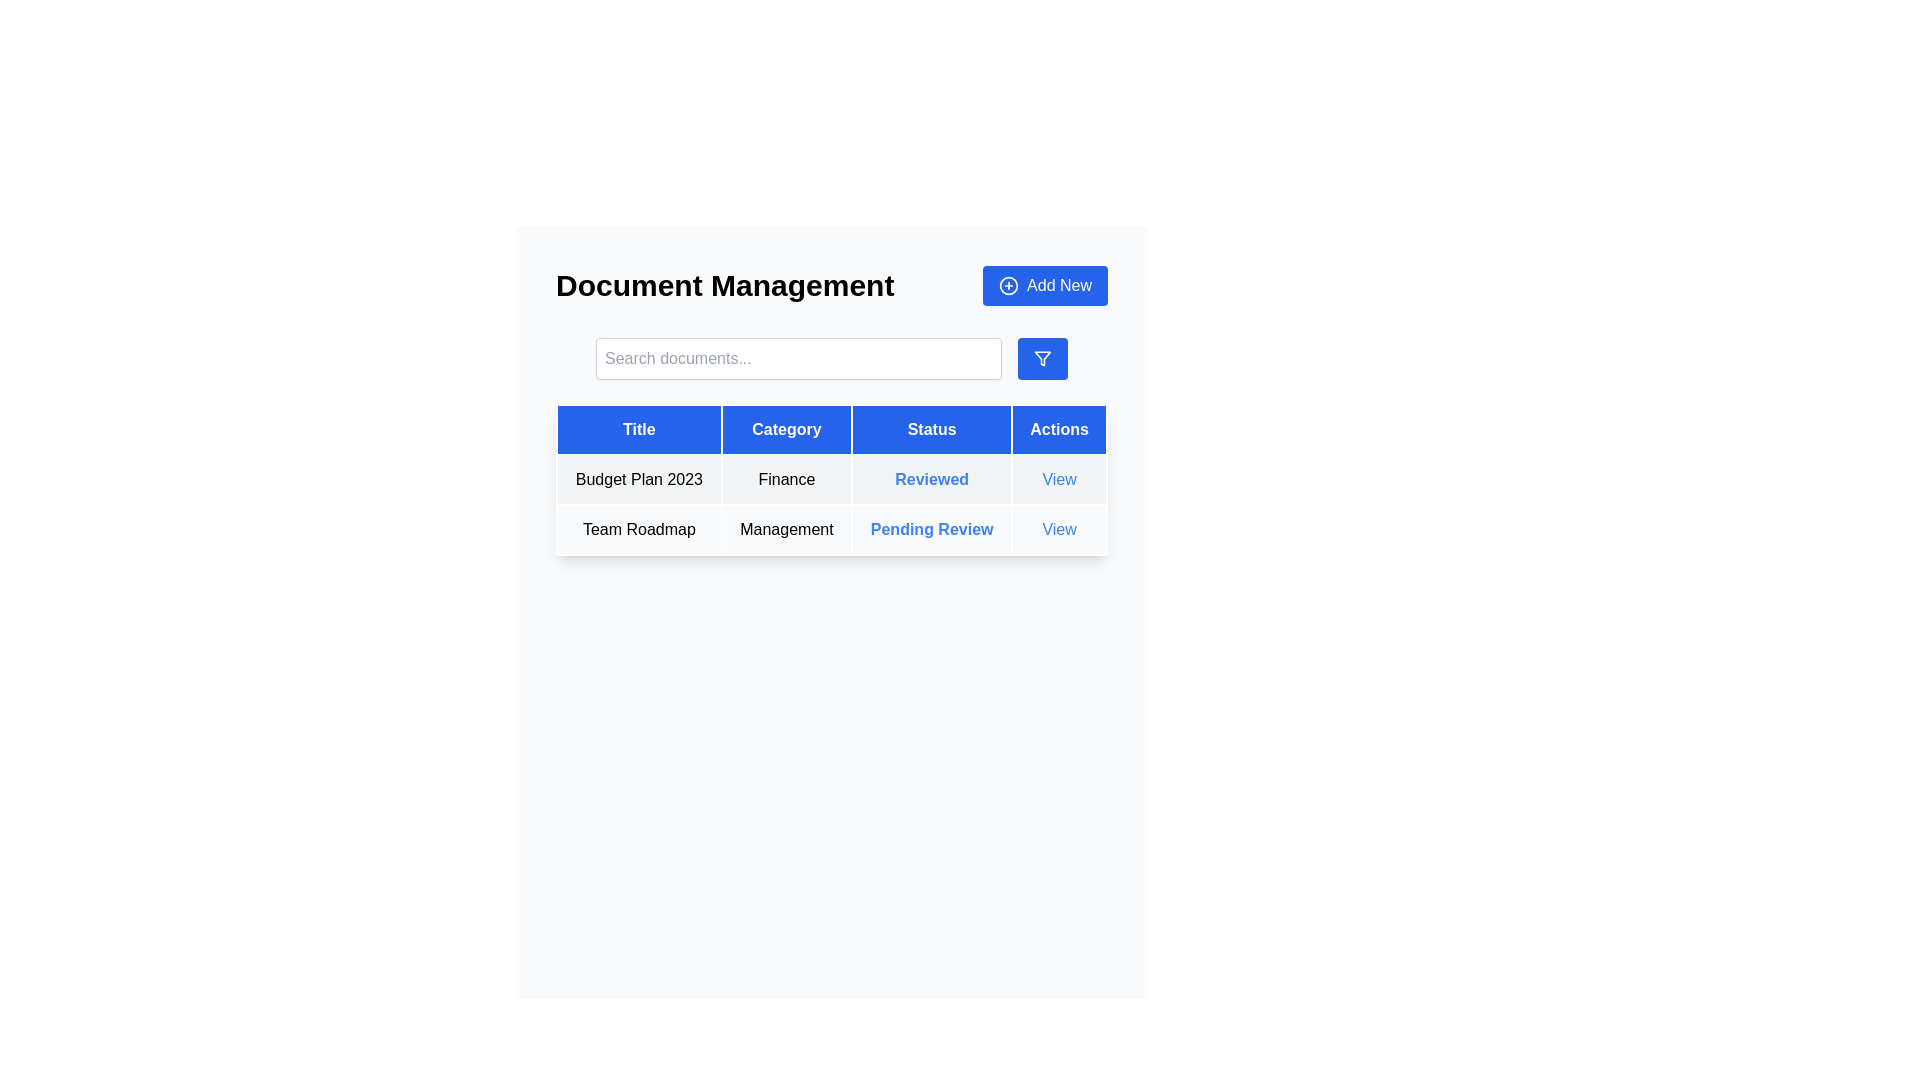 This screenshot has width=1920, height=1080. I want to click on the SVG circle that forms the circular border of the 'Add New' button, which contributes to its appearance as a 'plus' icon, so click(1009, 285).